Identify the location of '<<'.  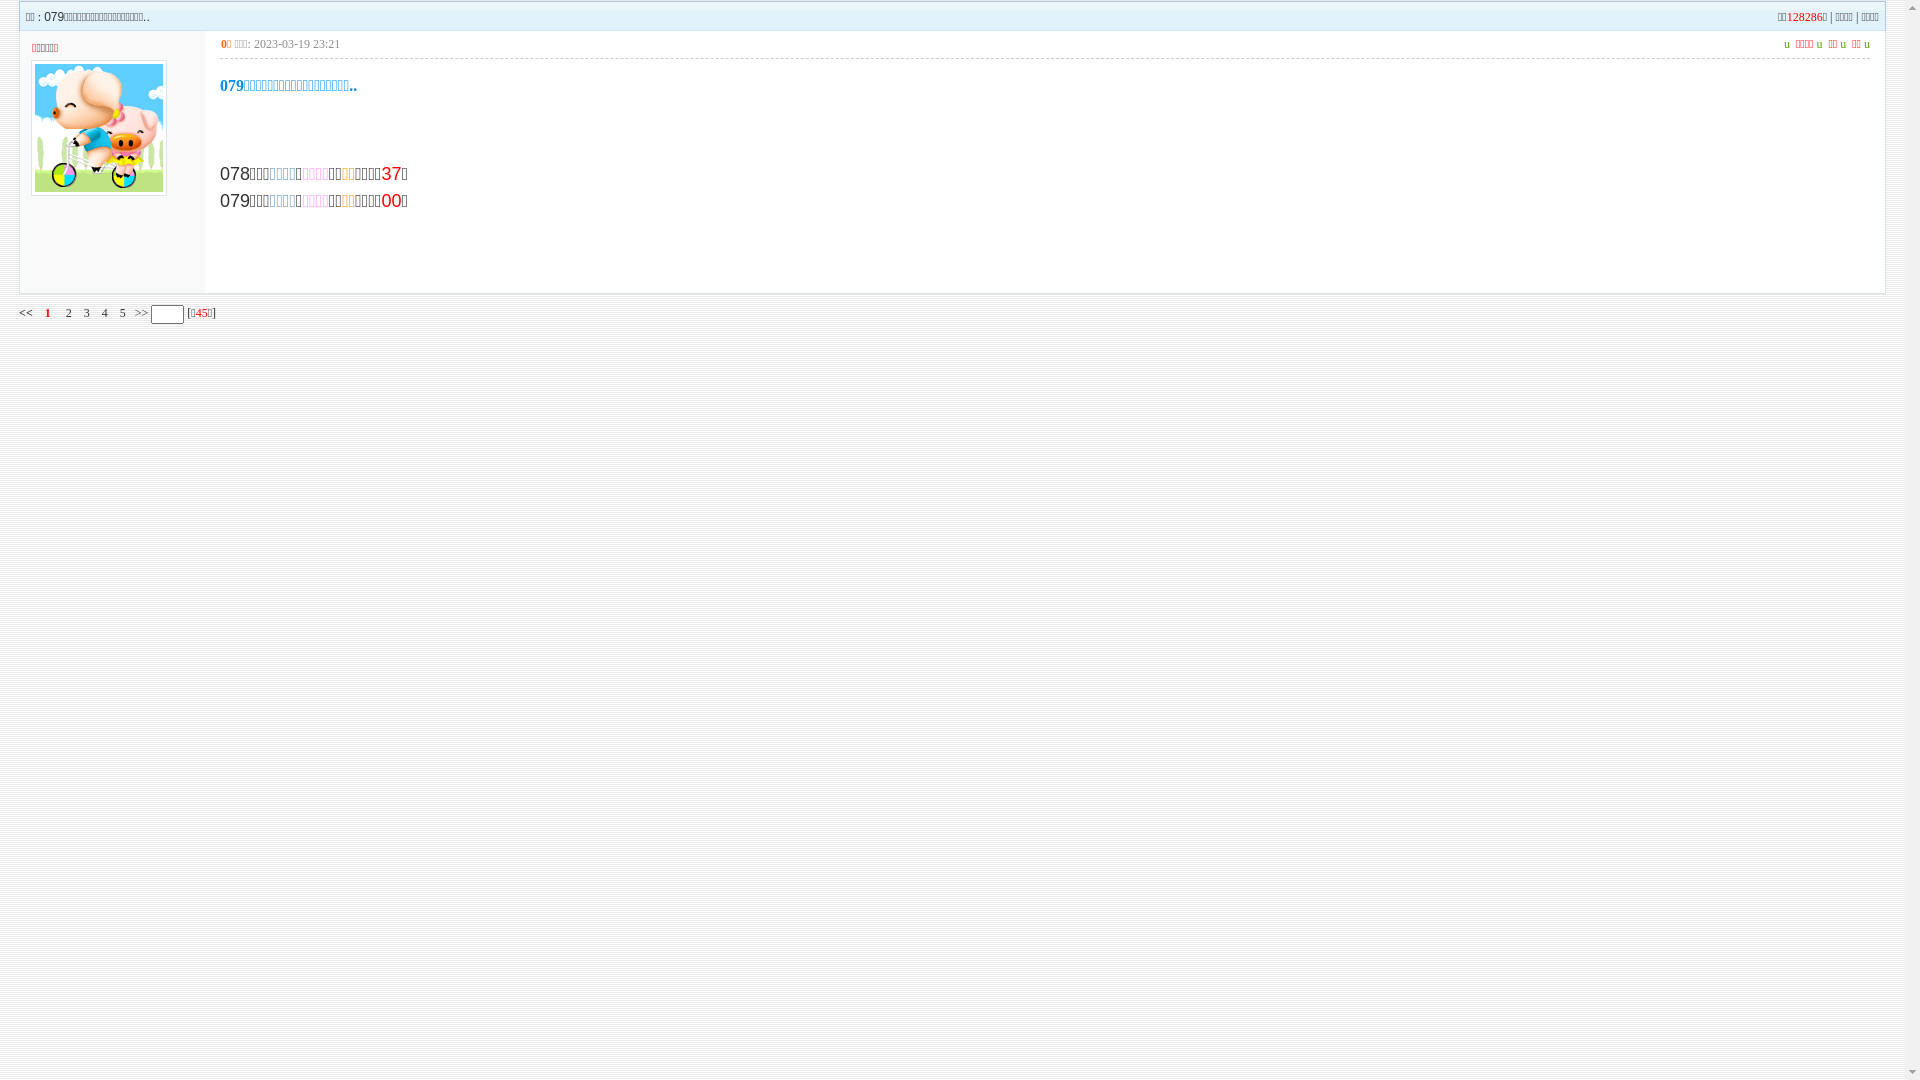
(19, 312).